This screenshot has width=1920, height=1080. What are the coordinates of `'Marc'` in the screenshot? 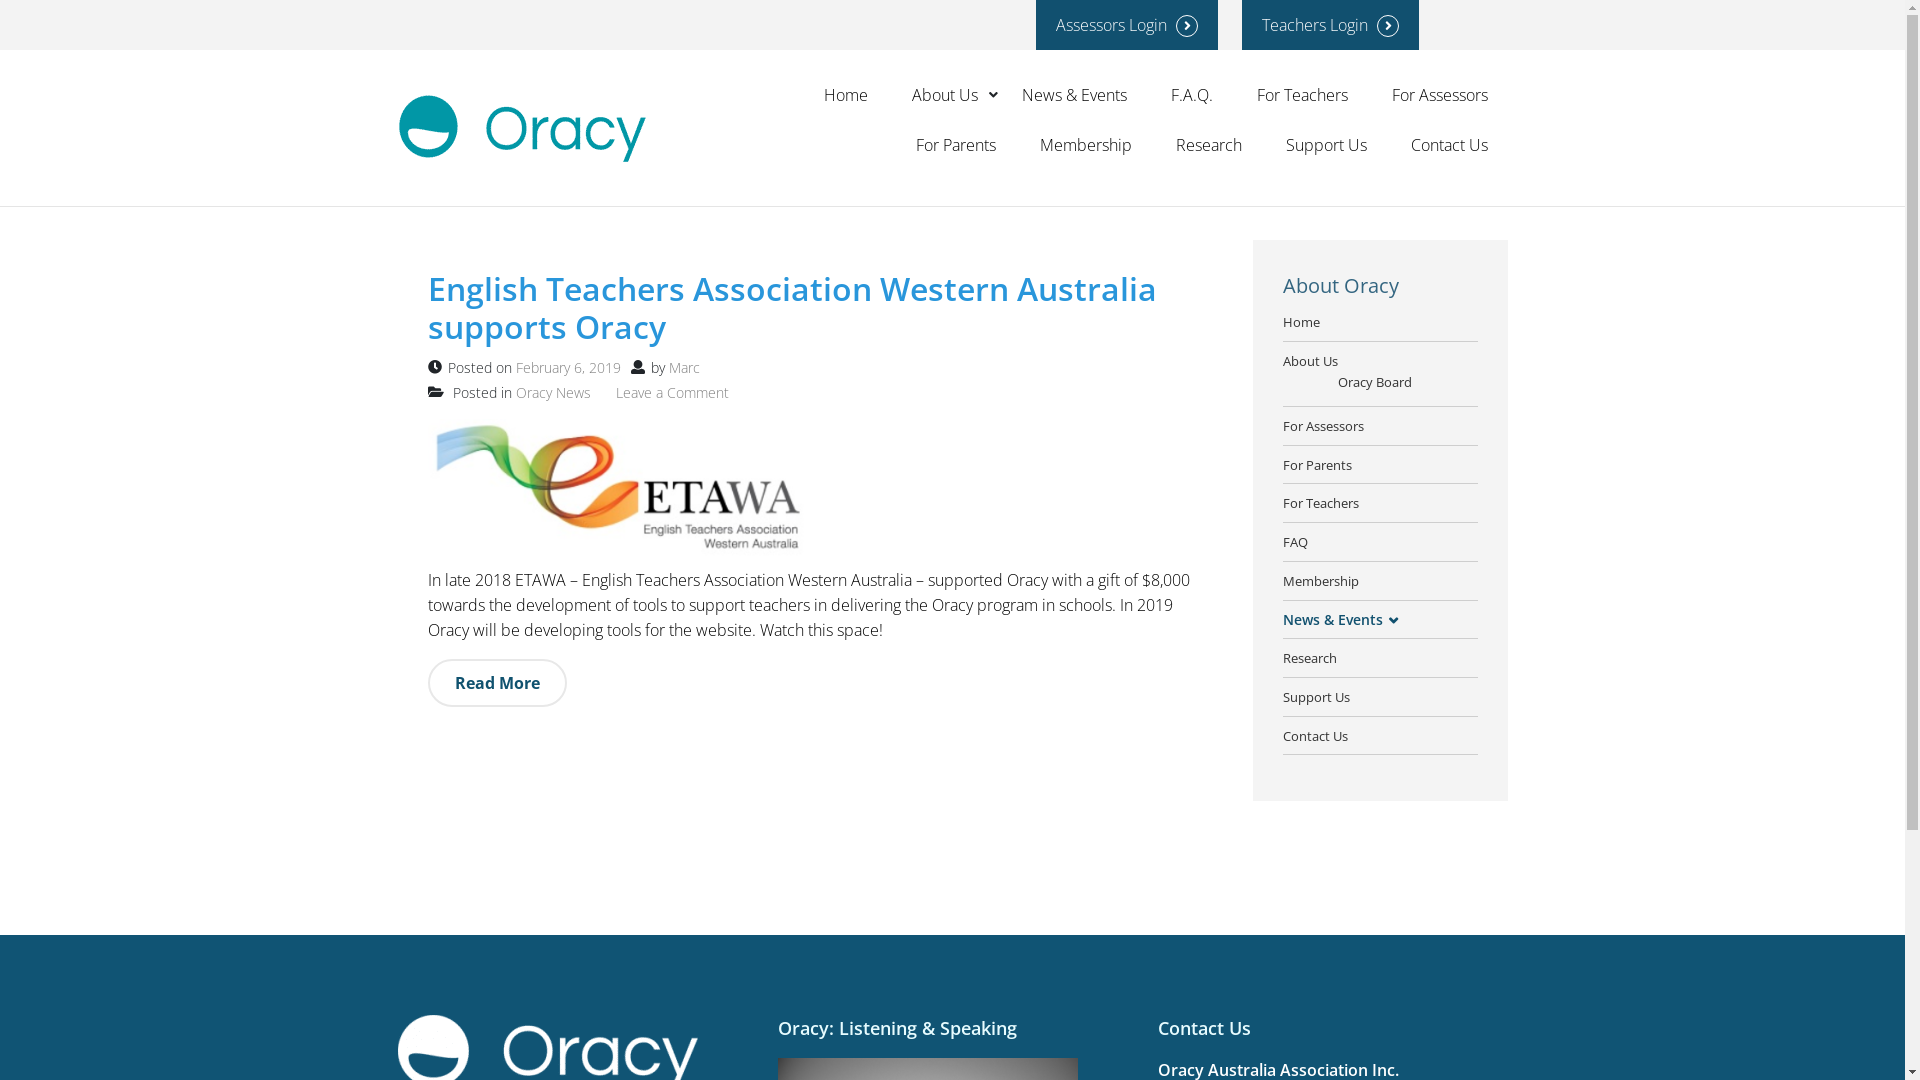 It's located at (683, 367).